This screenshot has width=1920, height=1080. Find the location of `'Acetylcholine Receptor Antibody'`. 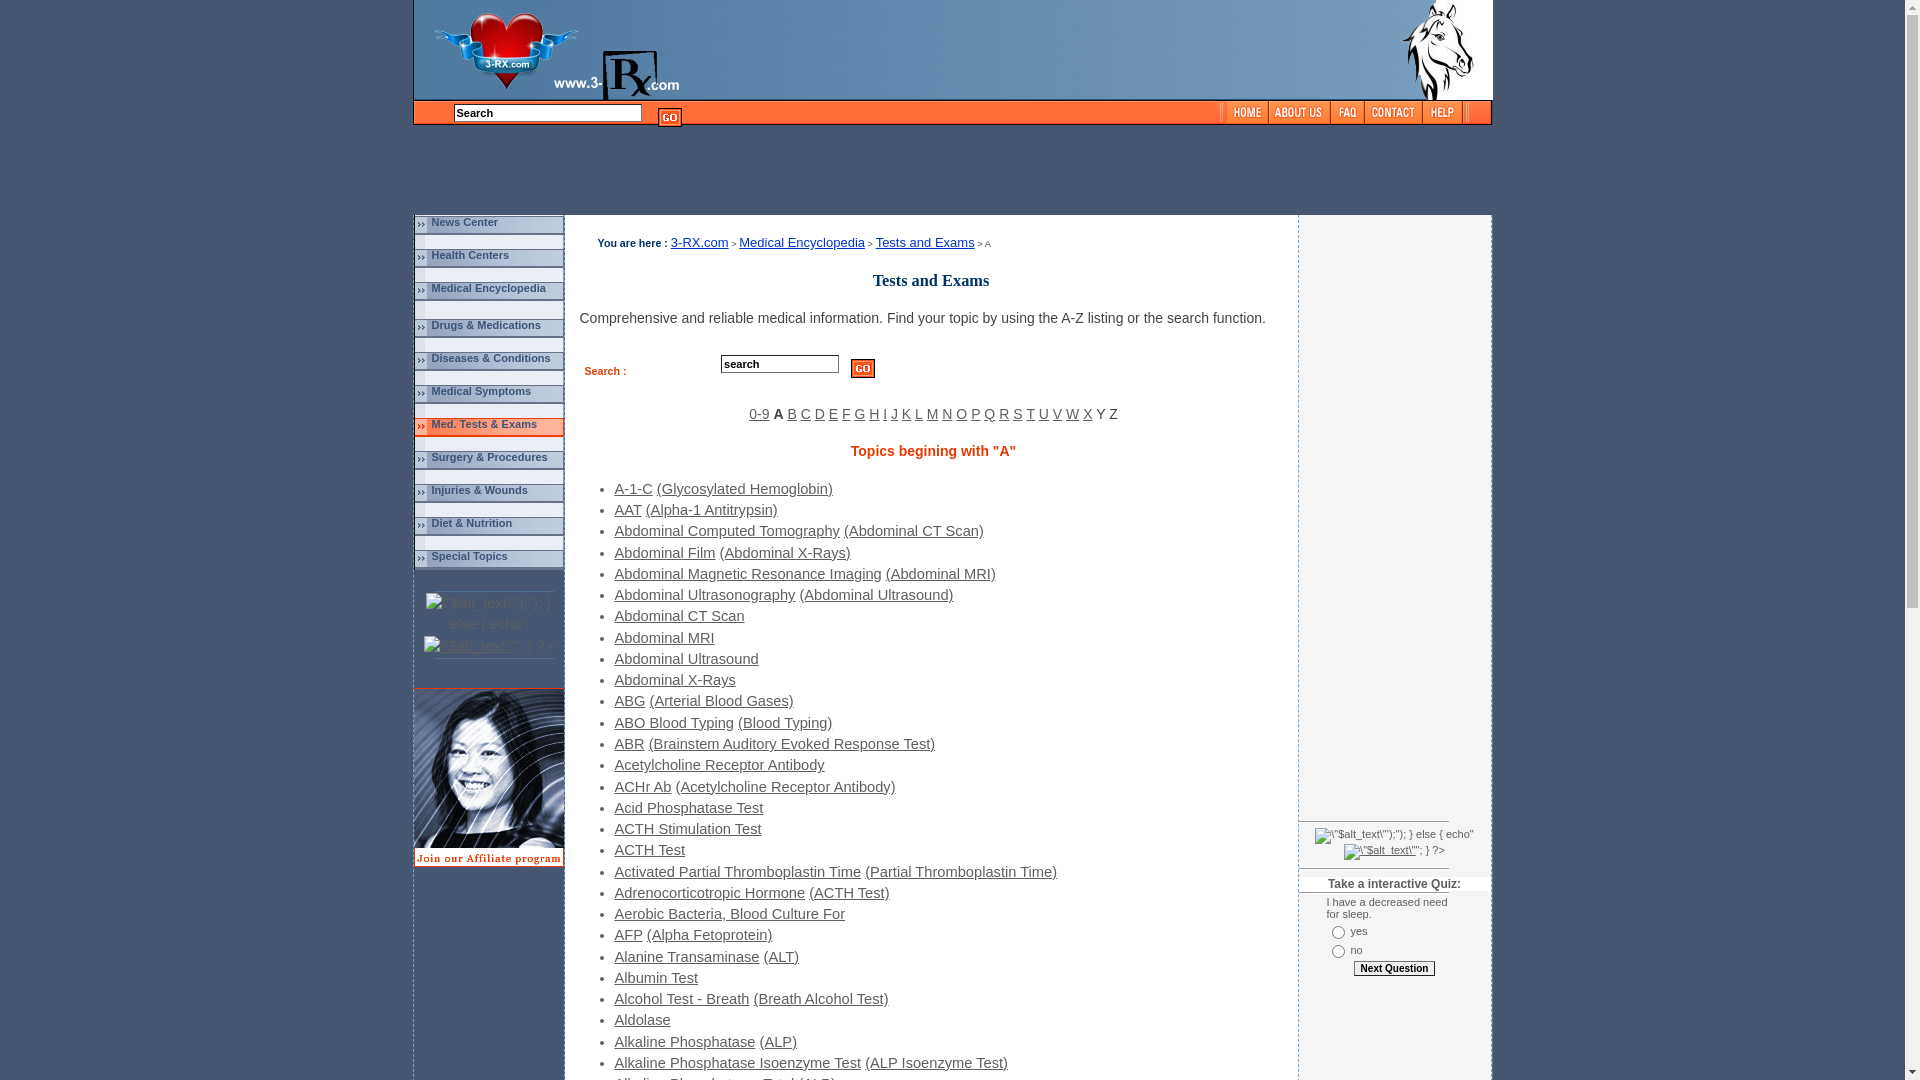

'Acetylcholine Receptor Antibody' is located at coordinates (719, 764).